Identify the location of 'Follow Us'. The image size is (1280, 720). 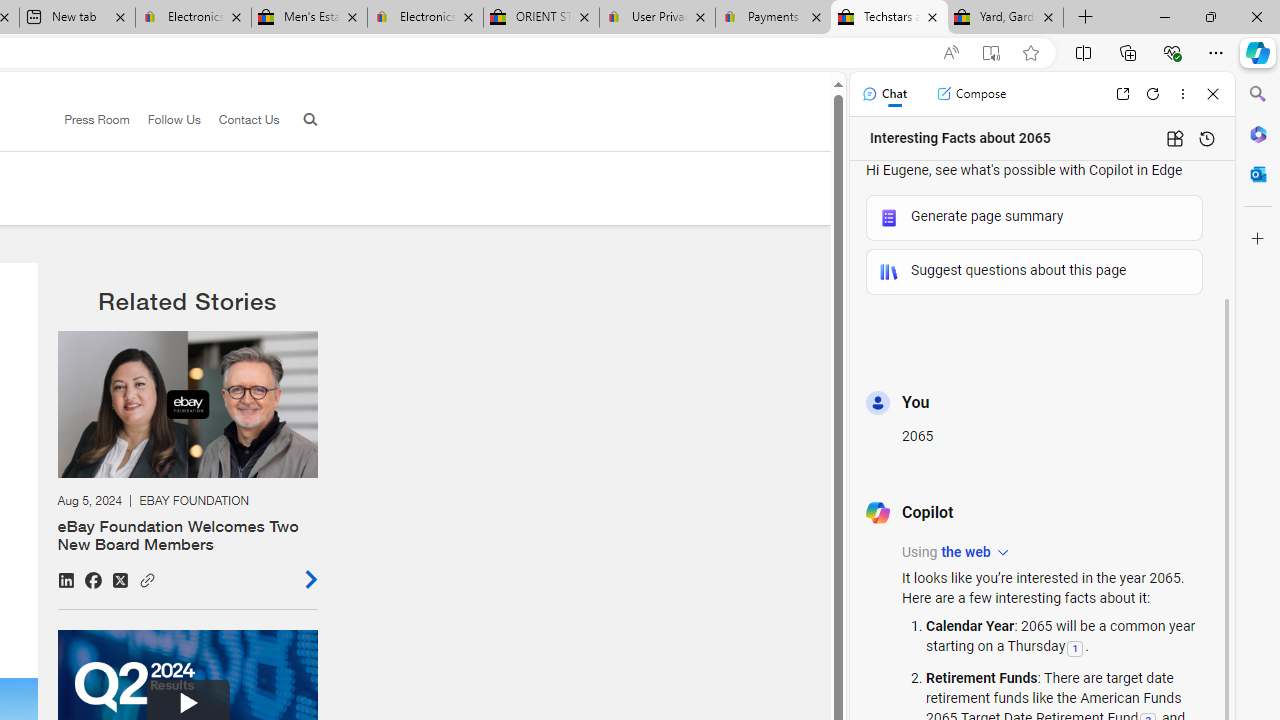
(165, 120).